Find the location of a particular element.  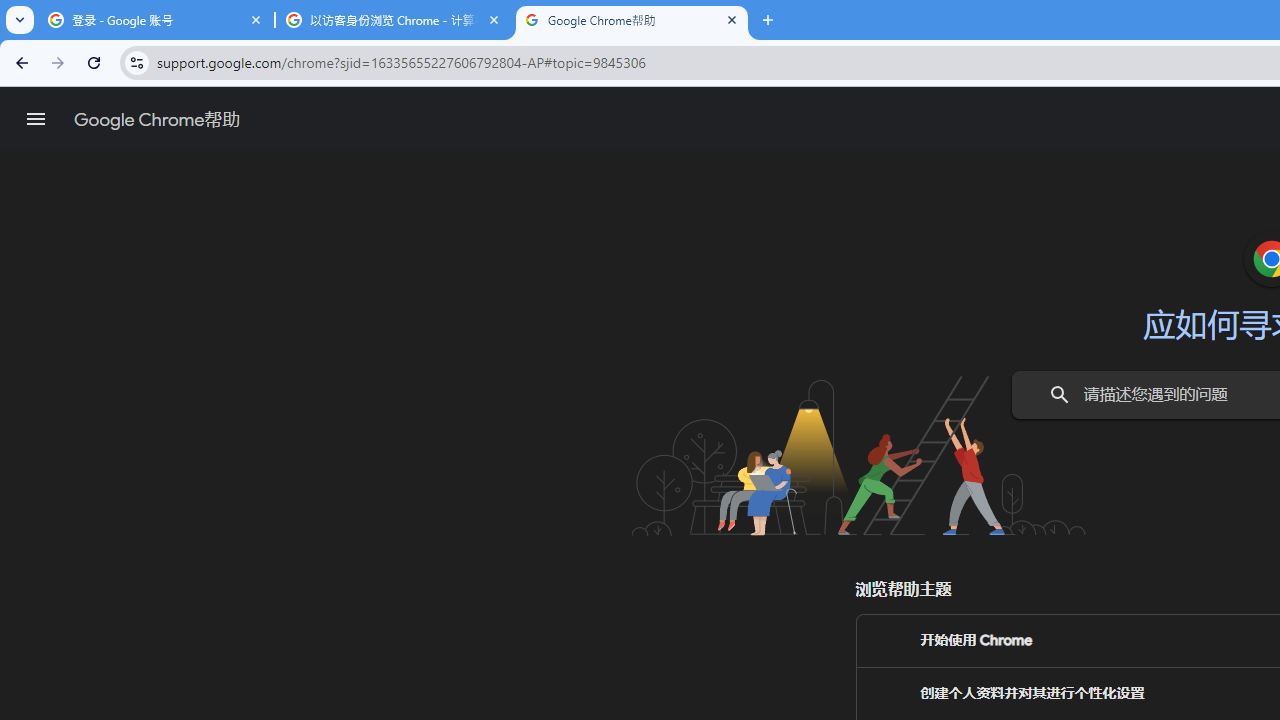

'View site information' is located at coordinates (135, 61).